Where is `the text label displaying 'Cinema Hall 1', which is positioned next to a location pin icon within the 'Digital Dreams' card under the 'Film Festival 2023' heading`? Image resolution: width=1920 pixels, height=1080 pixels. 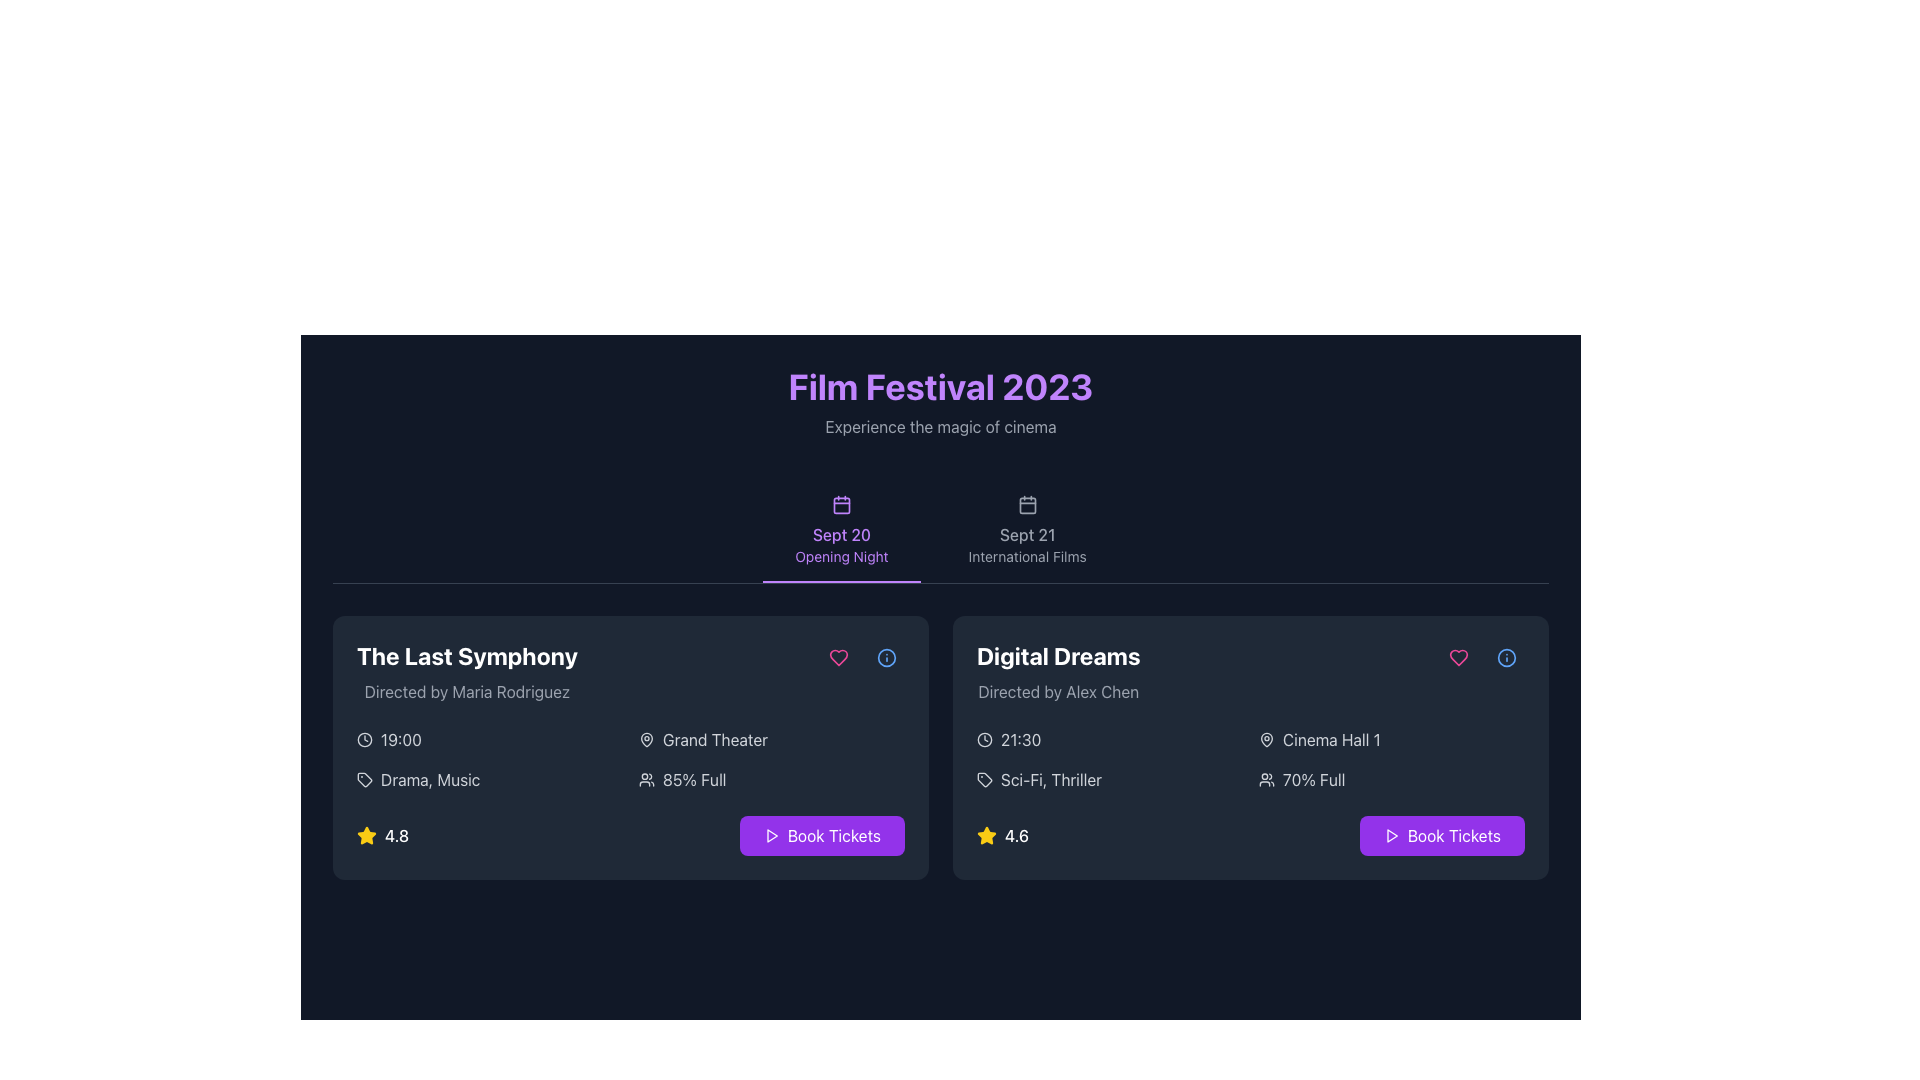 the text label displaying 'Cinema Hall 1', which is positioned next to a location pin icon within the 'Digital Dreams' card under the 'Film Festival 2023' heading is located at coordinates (1331, 740).